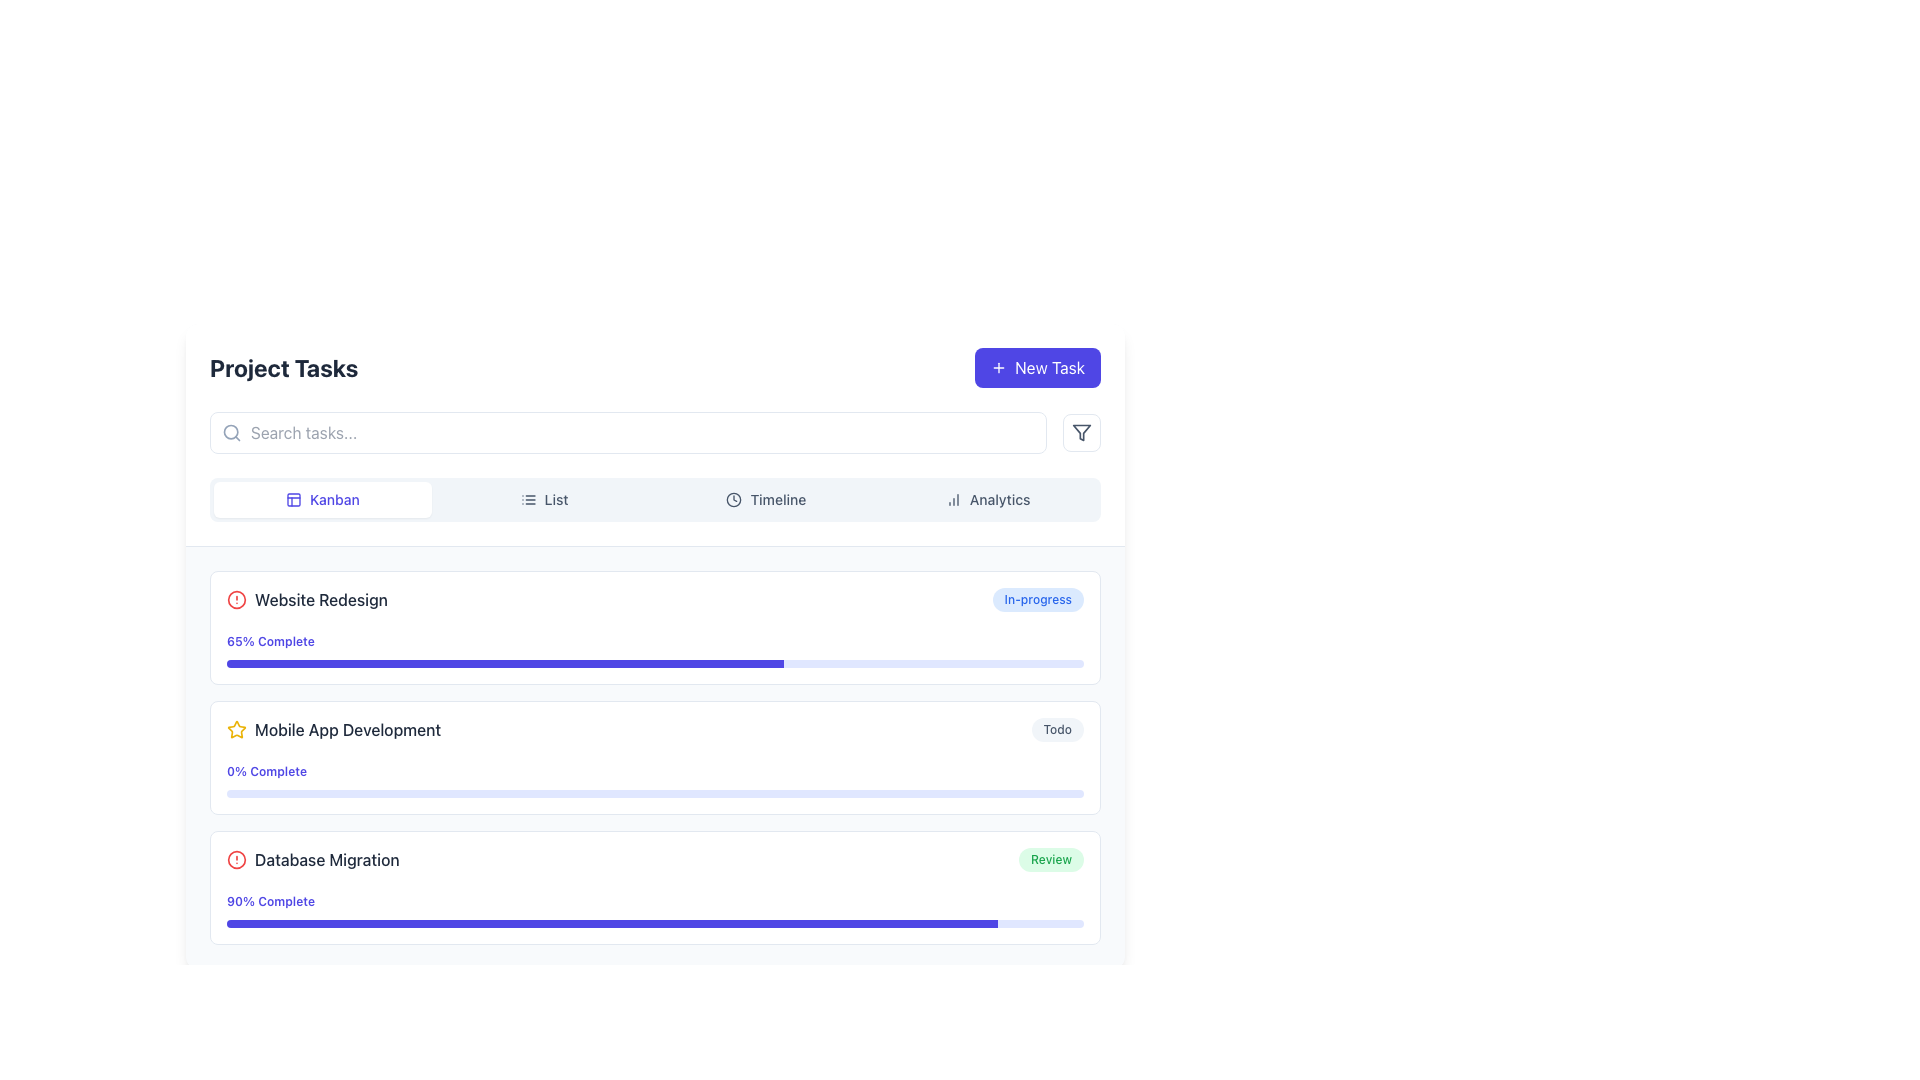  Describe the element at coordinates (321, 599) in the screenshot. I see `the text label 'Website Redesign' which indicates a task name within the project management interface, located above a progress bar and associated with a red alert icon` at that location.